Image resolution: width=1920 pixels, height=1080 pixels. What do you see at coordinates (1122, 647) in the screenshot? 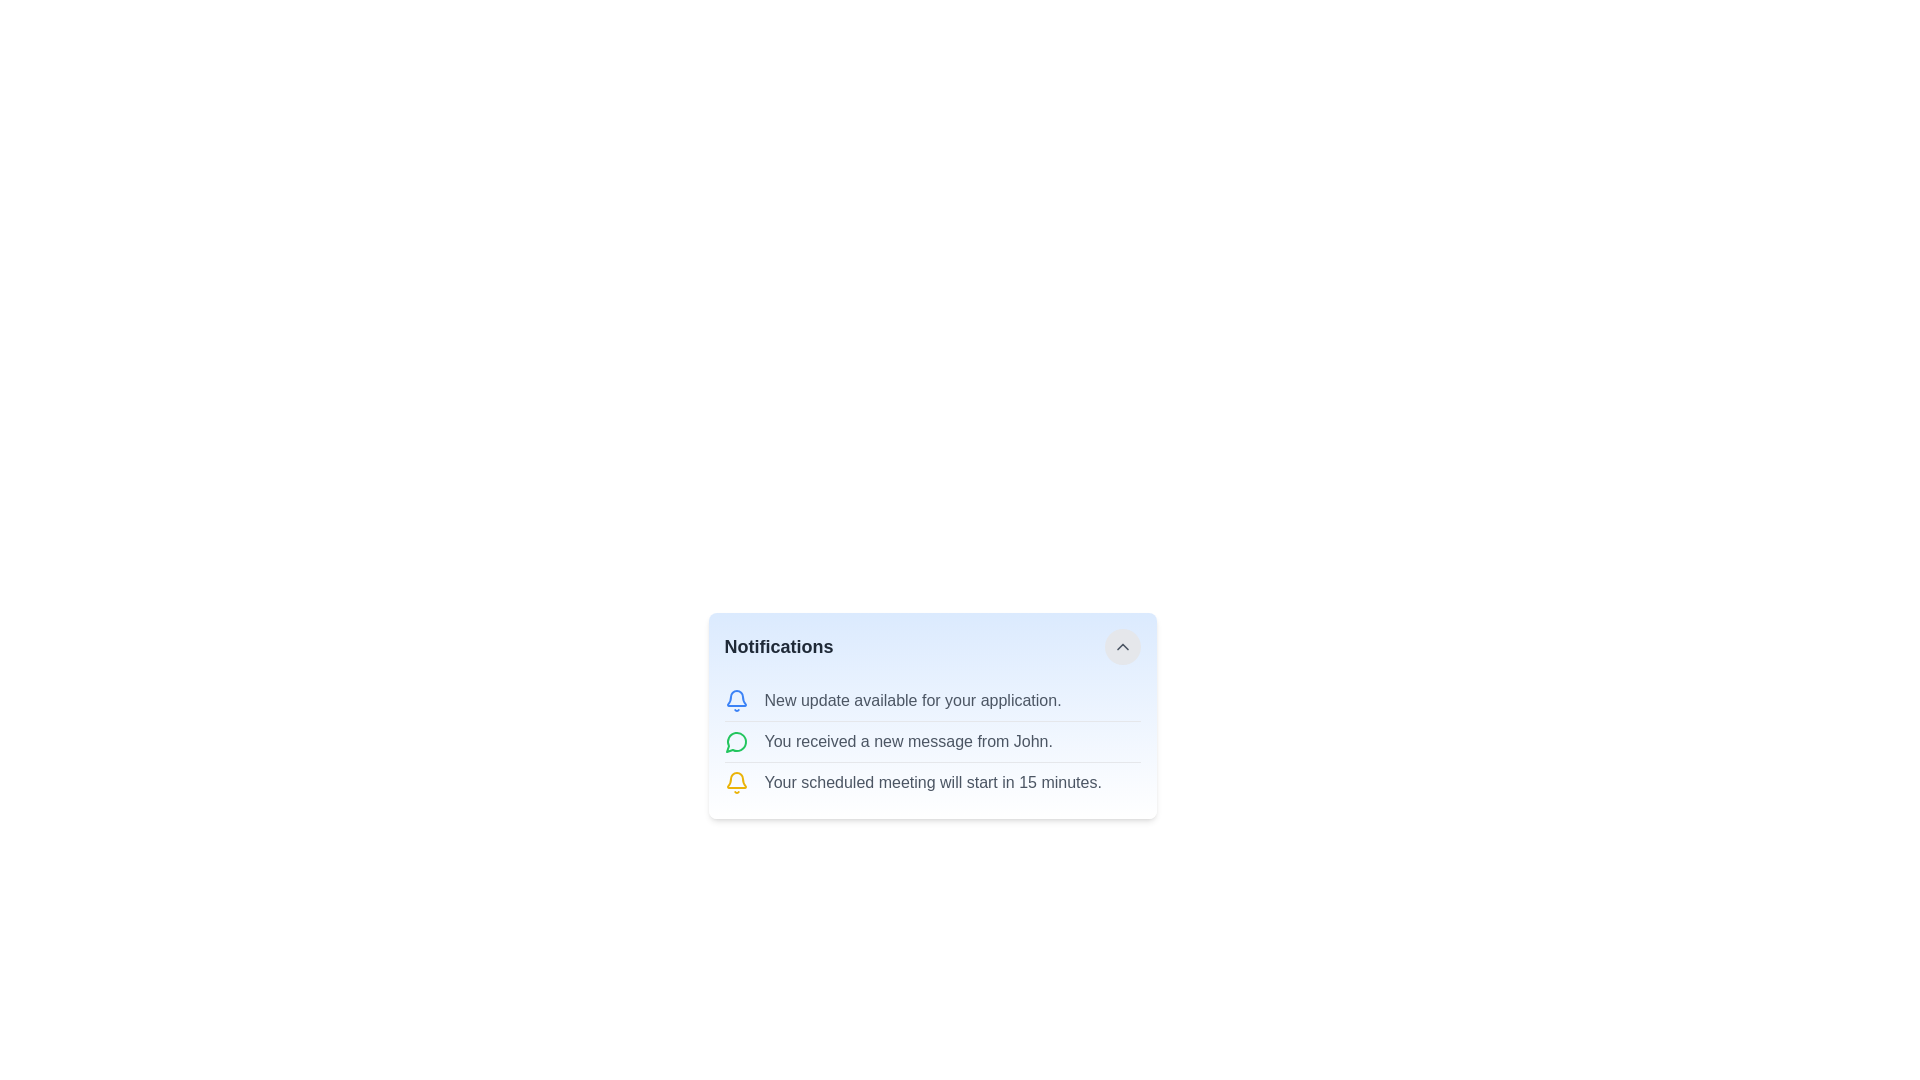
I see `the button that collapses or minimizes the notification panel, located near the top-right corner of the notification panel, to the right of the title 'Notifications.'` at bounding box center [1122, 647].